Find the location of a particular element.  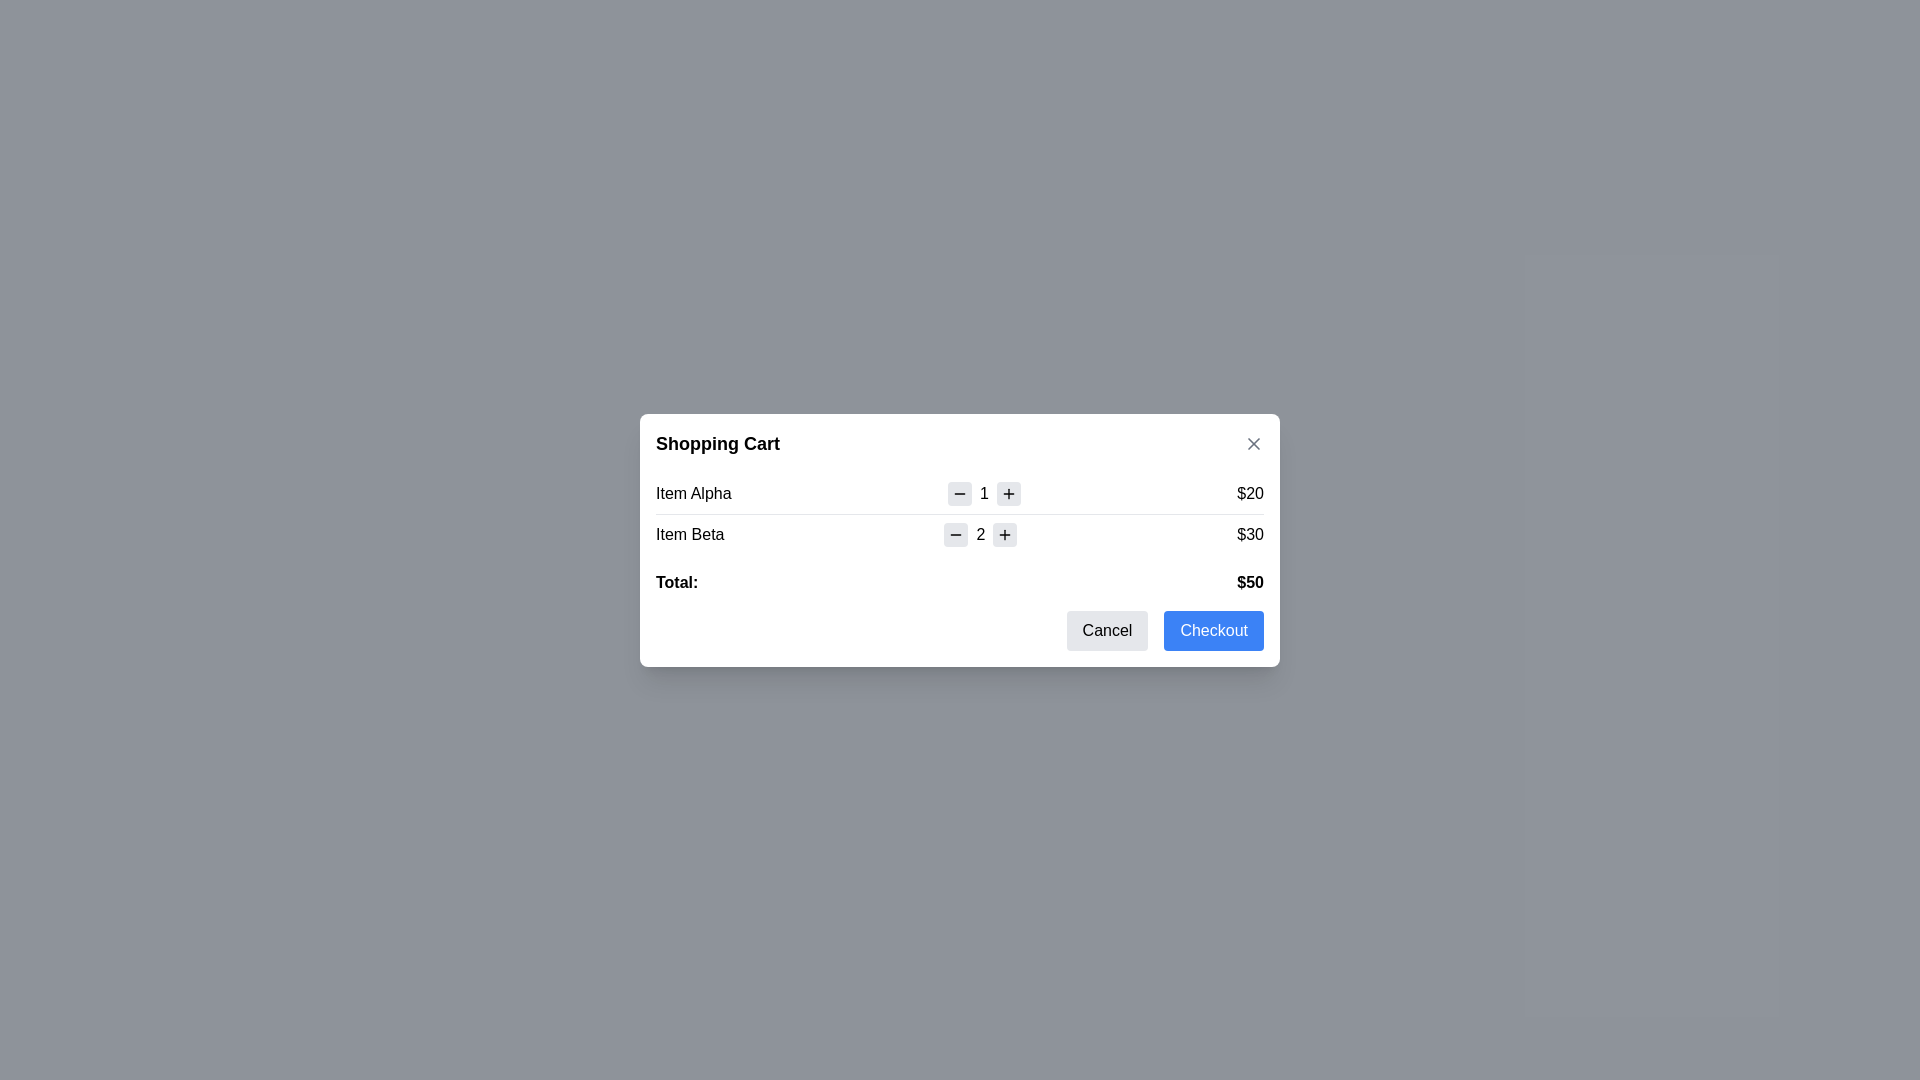

the minus button in the shopping cart item overview for 'Item Alpha' to decrease its quantity is located at coordinates (960, 493).